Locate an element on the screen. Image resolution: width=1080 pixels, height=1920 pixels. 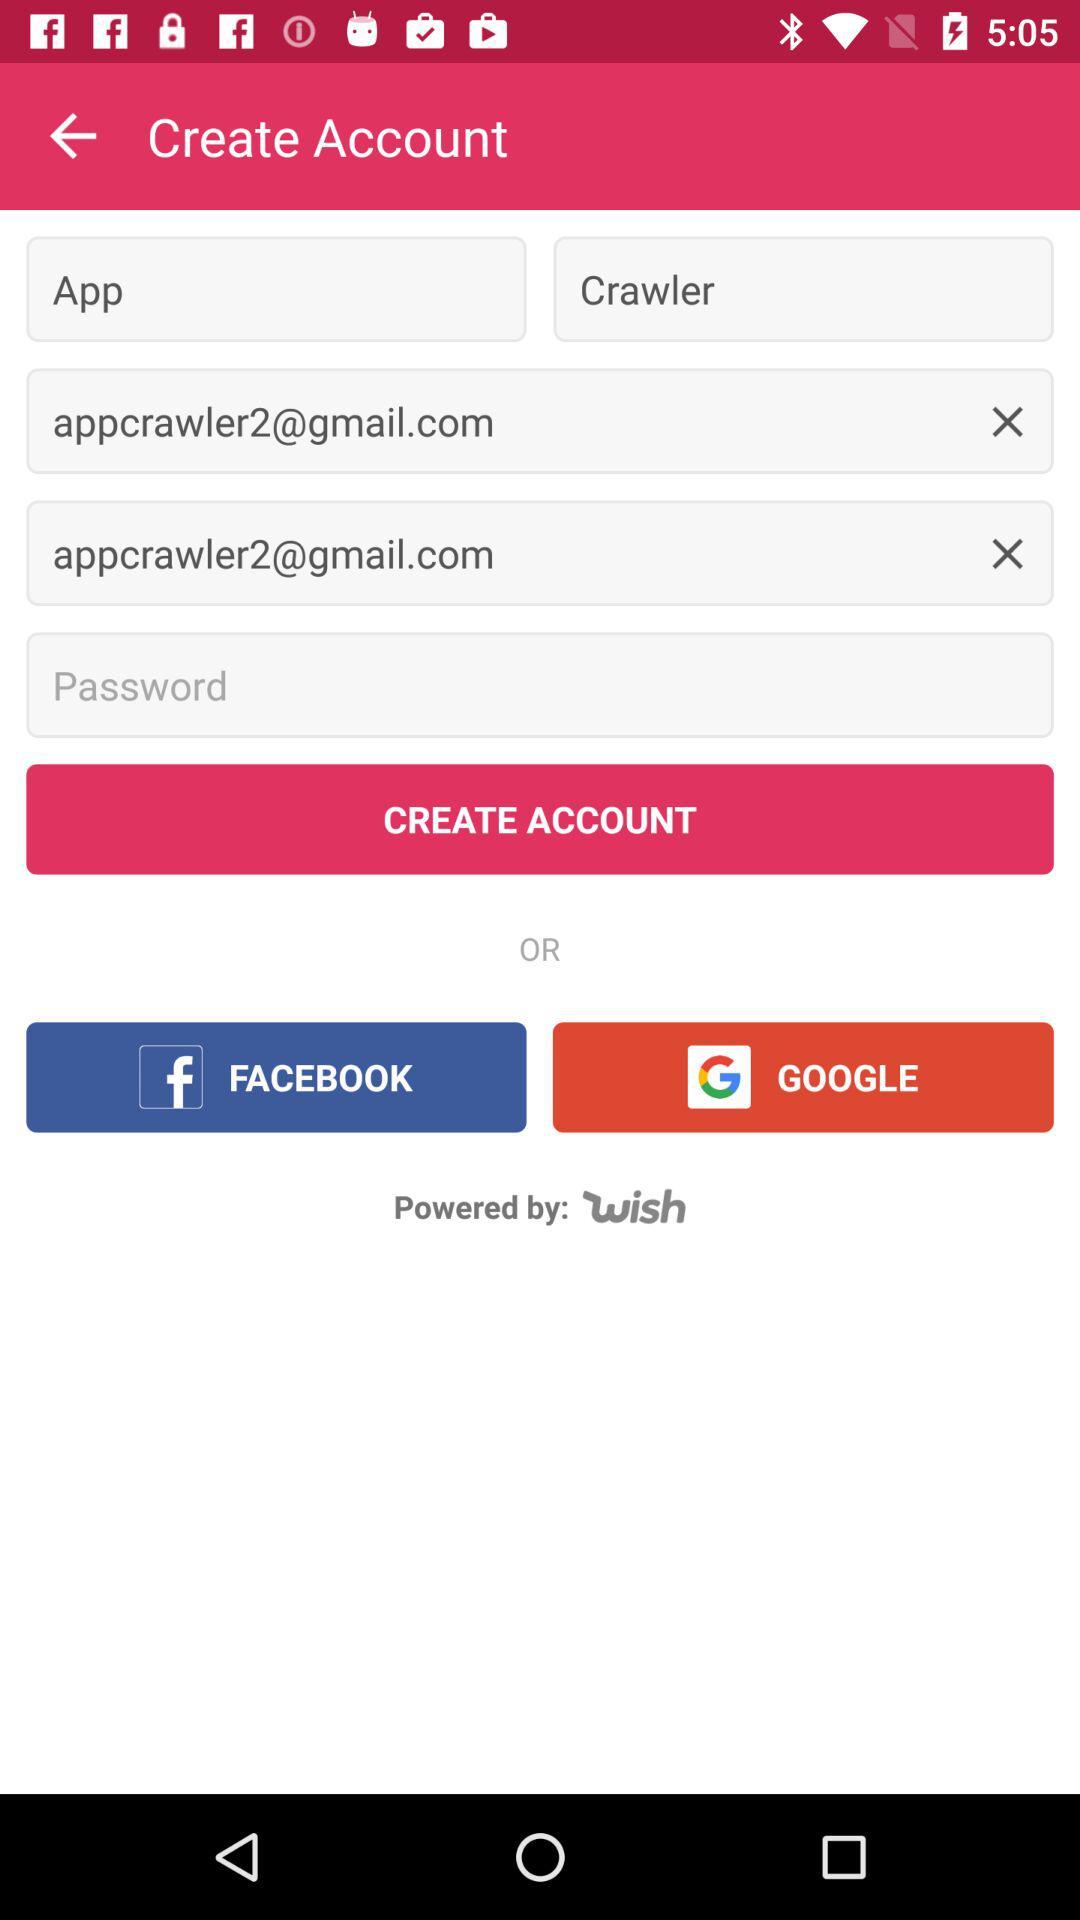
the icon above the appcrawler2@gmail.com is located at coordinates (276, 288).